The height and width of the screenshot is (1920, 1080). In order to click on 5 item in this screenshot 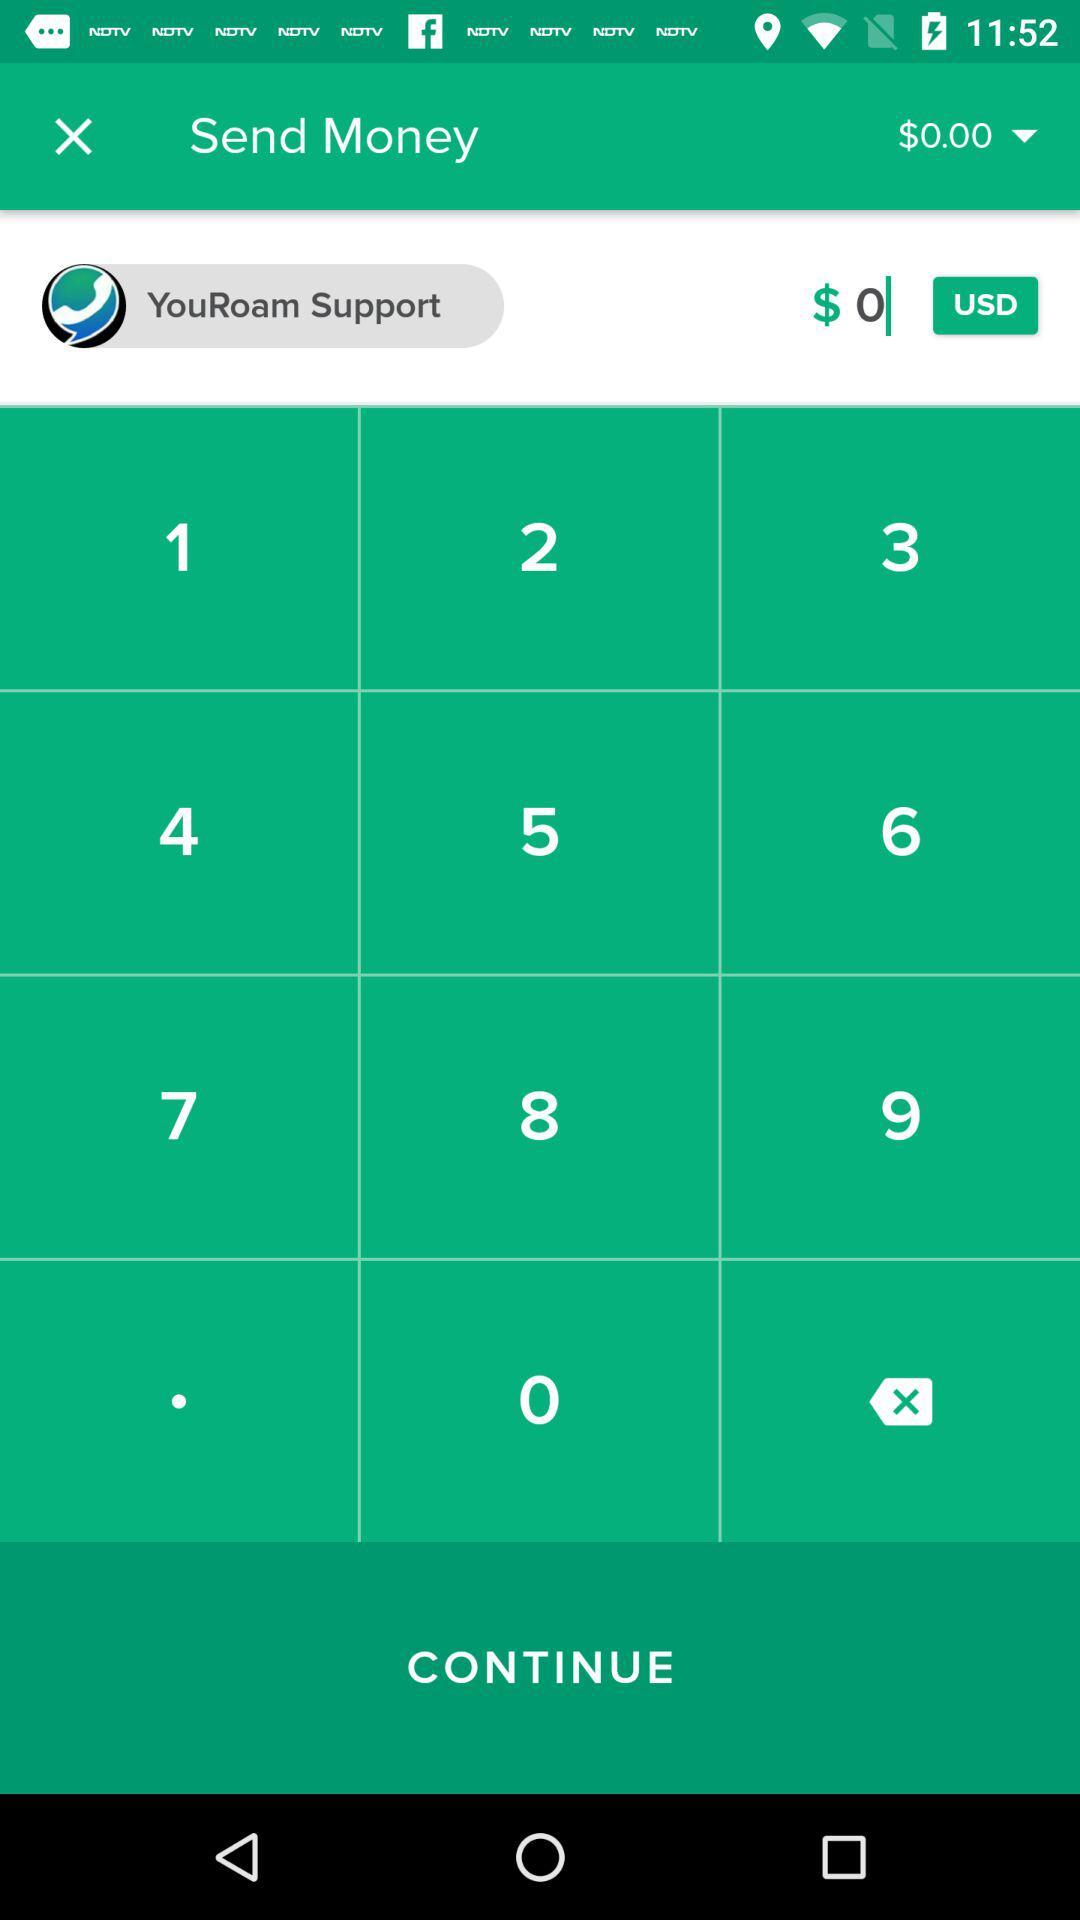, I will do `click(538, 832)`.